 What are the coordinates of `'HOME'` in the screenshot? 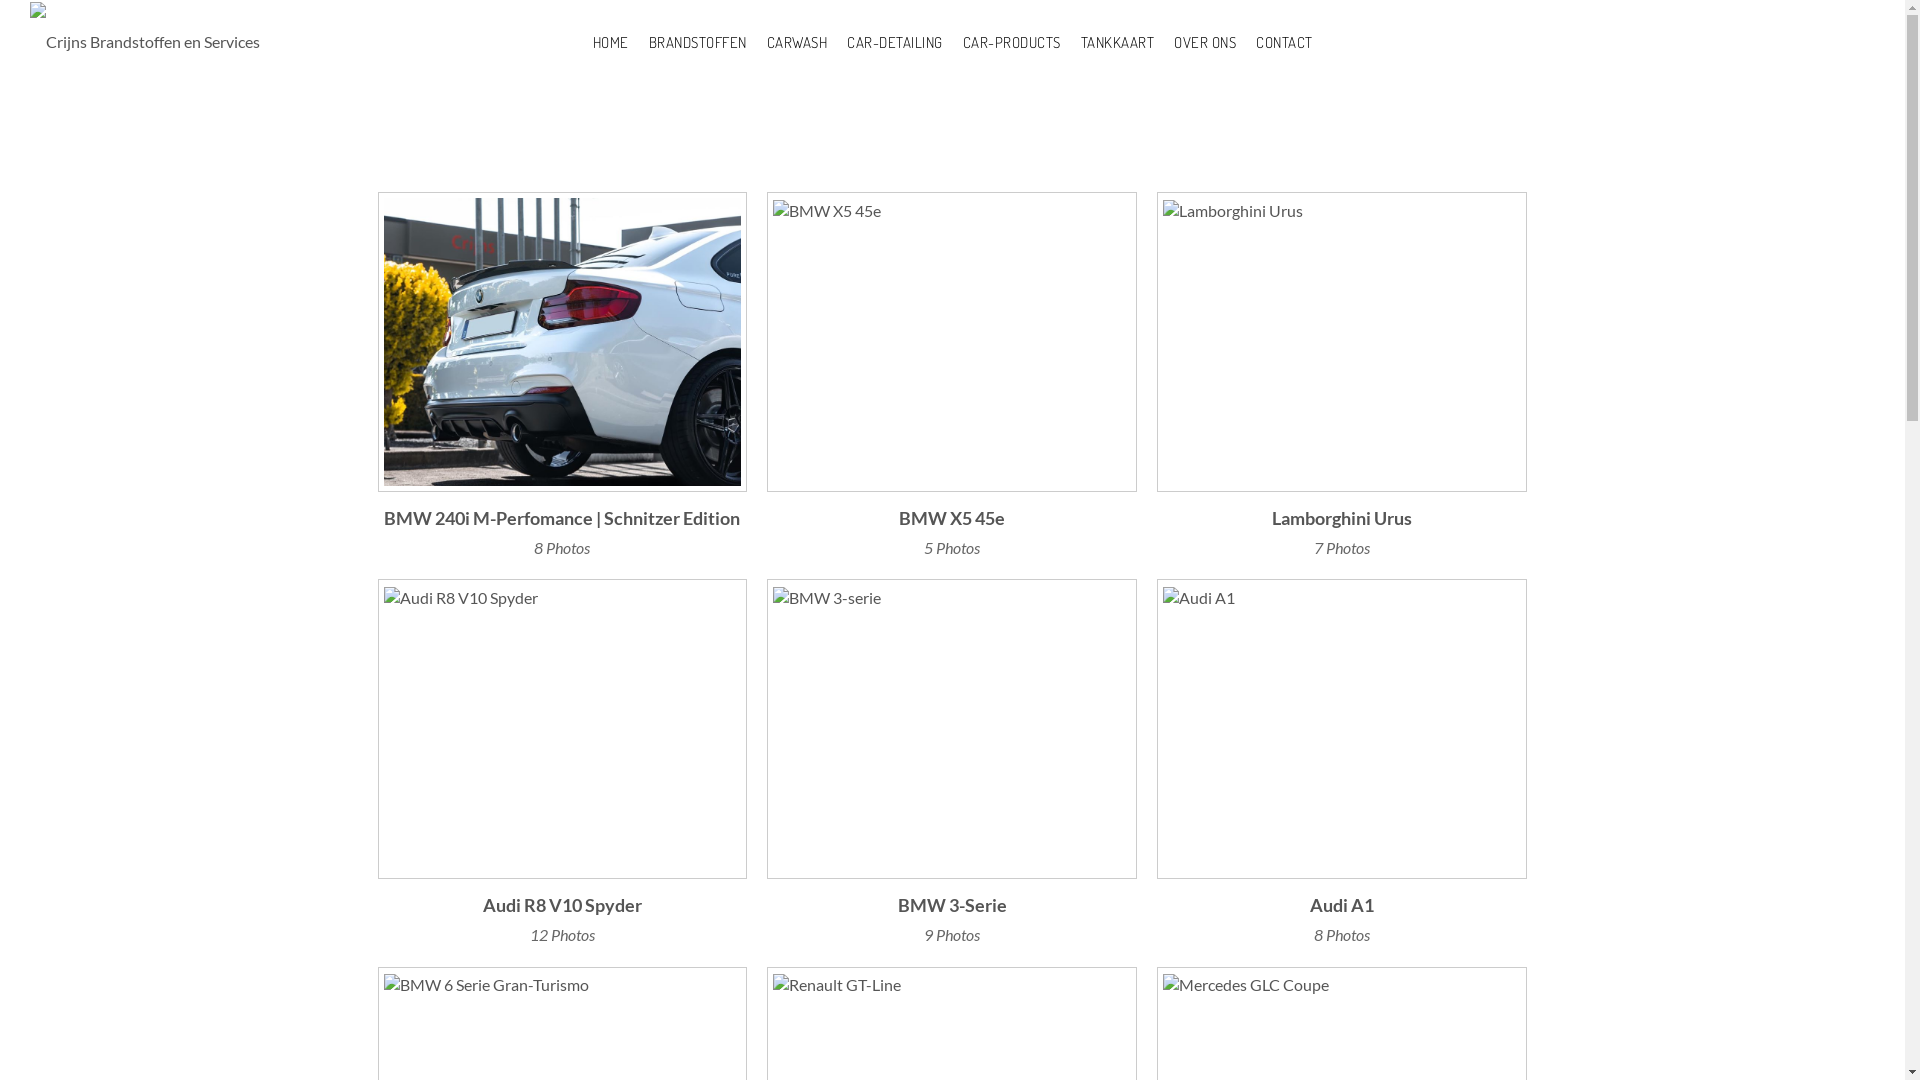 It's located at (608, 42).